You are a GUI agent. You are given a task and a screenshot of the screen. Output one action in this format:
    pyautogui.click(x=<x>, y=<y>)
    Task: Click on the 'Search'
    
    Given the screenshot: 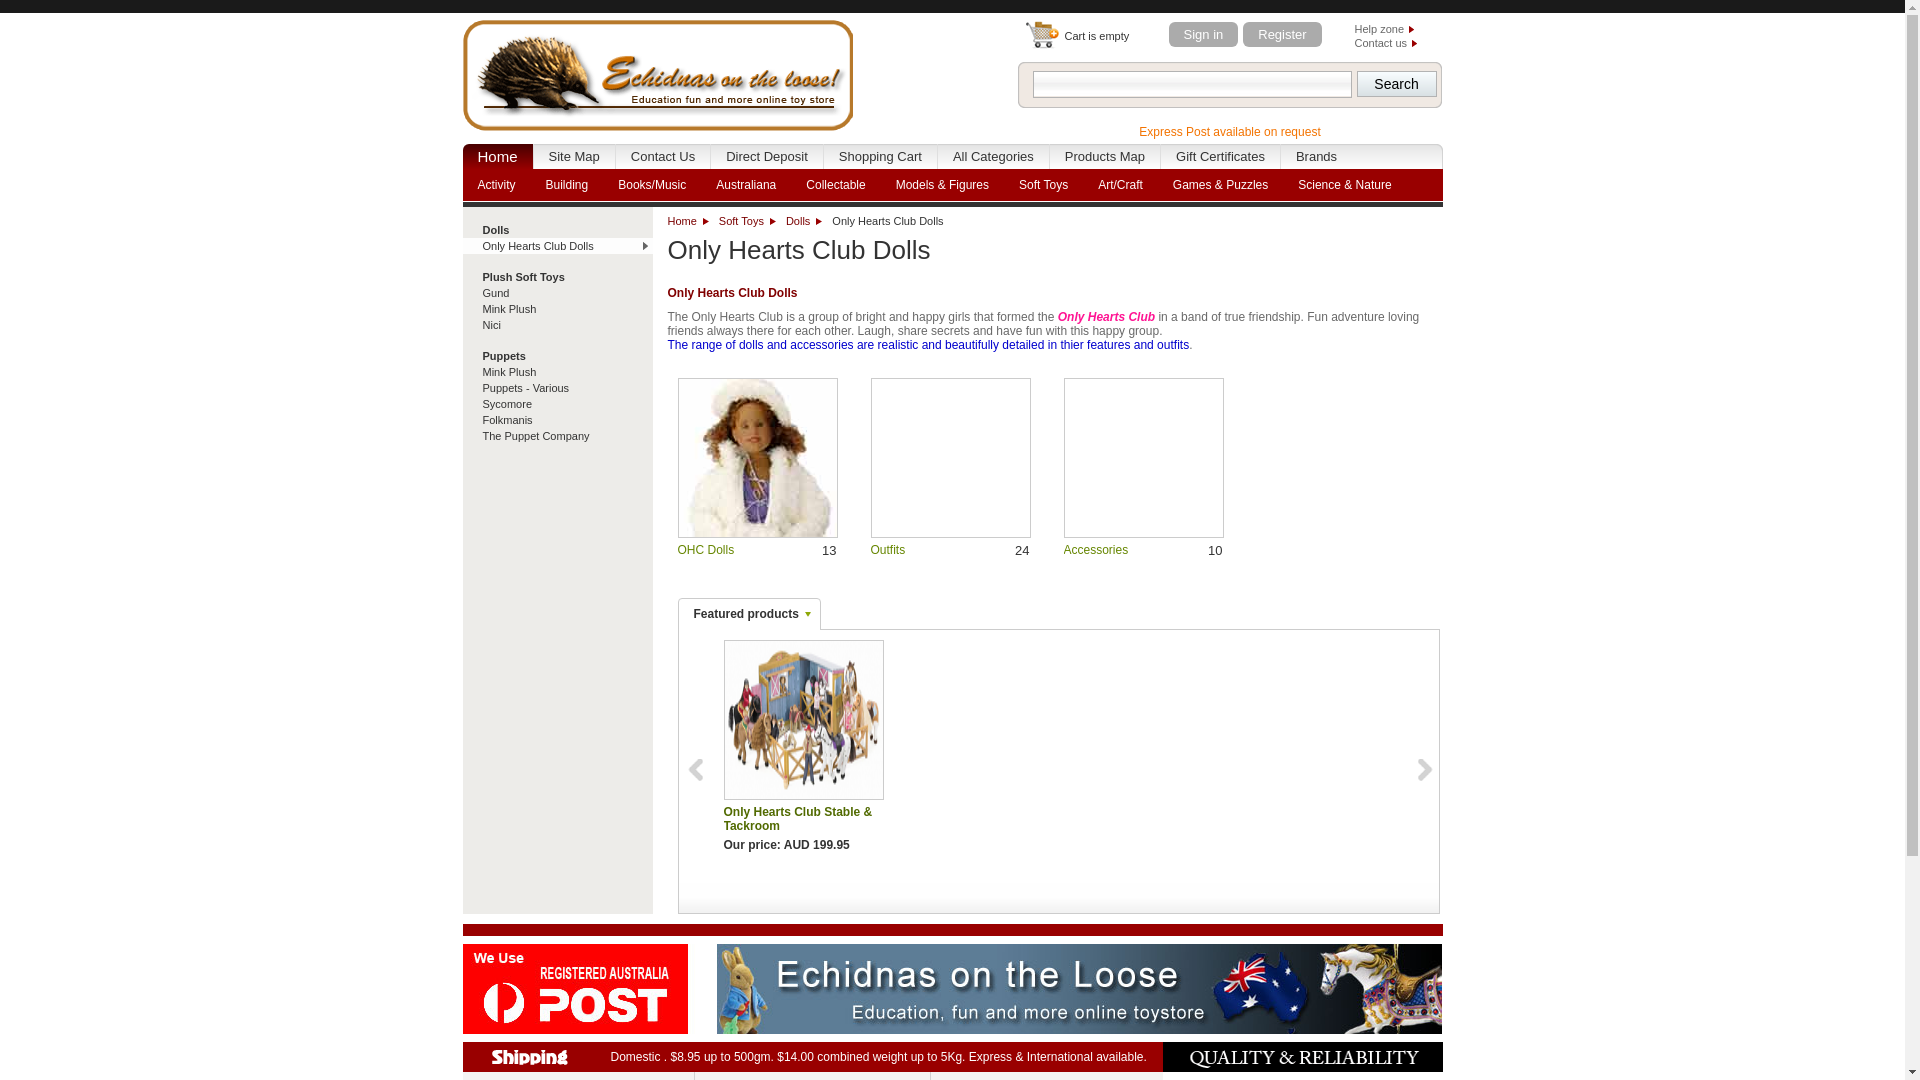 What is the action you would take?
    pyautogui.click(x=1395, y=83)
    